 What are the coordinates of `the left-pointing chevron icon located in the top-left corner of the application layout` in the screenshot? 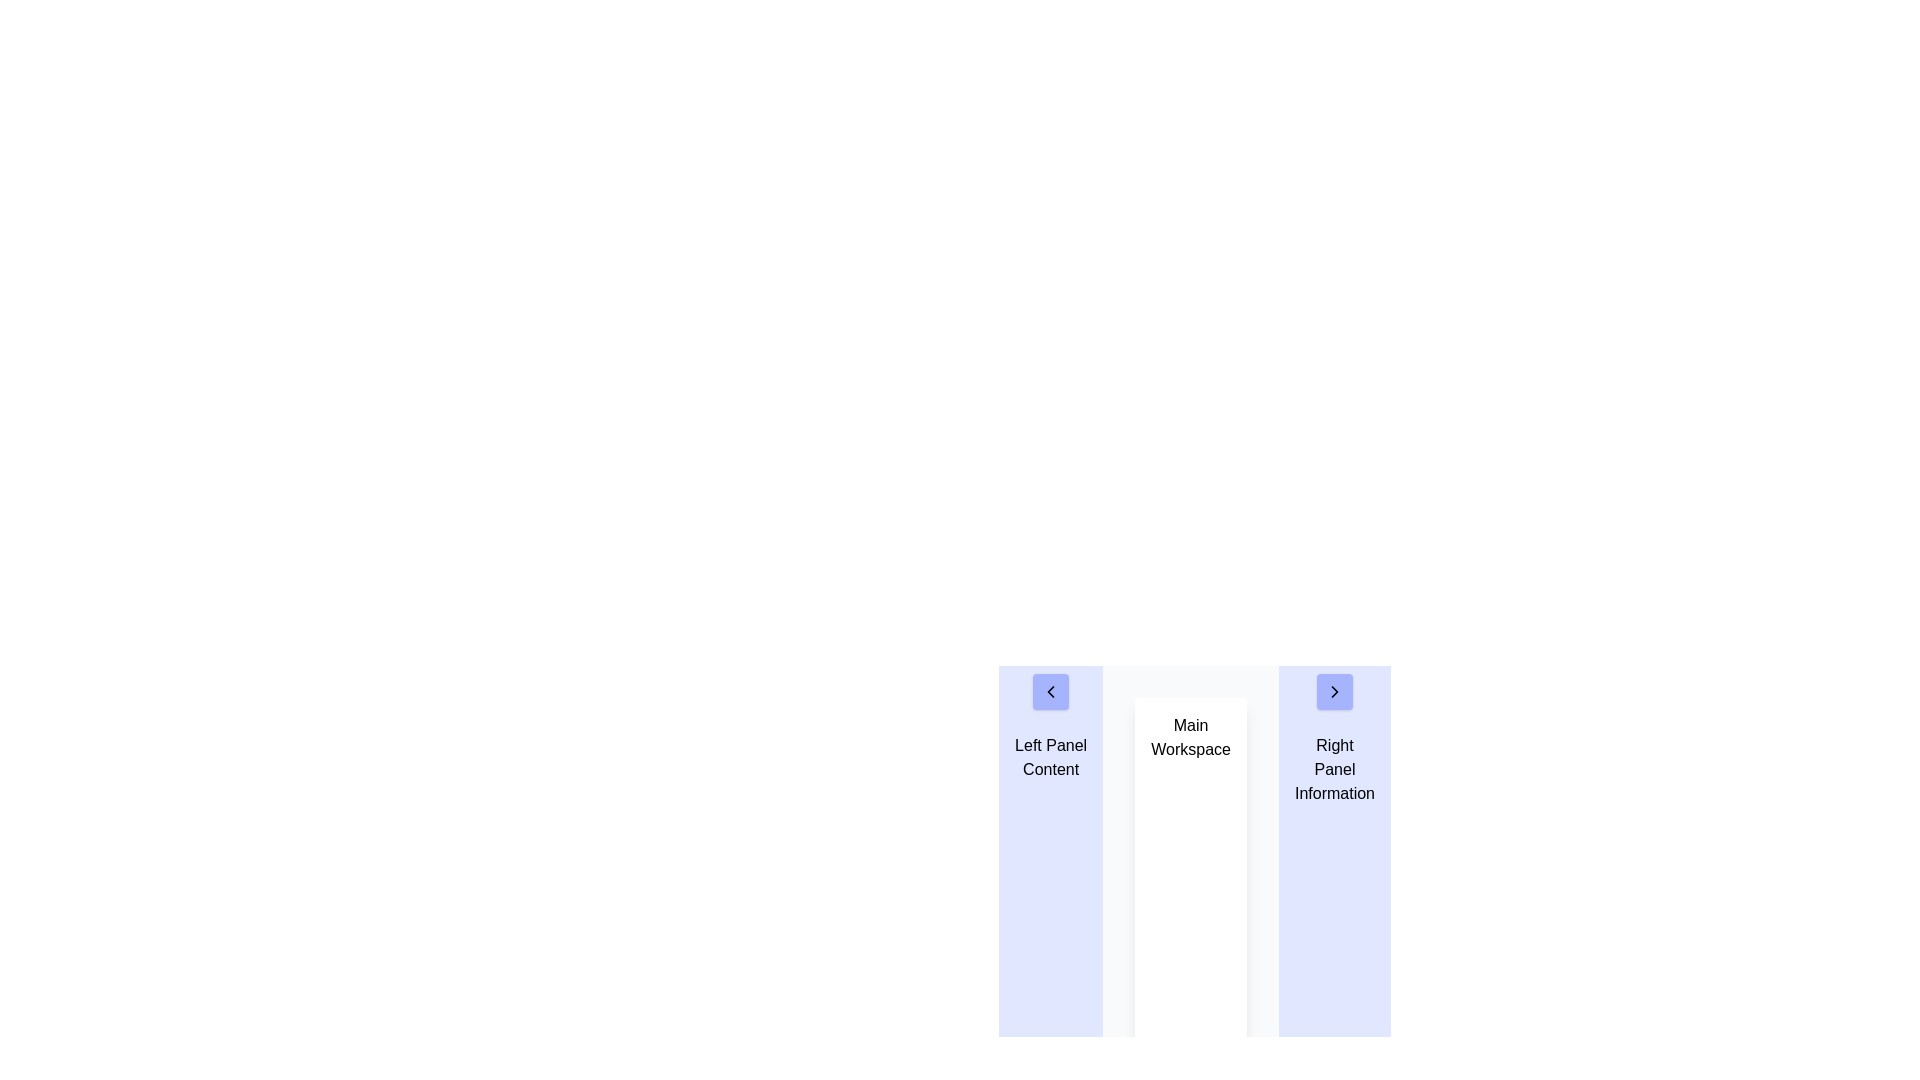 It's located at (1050, 690).